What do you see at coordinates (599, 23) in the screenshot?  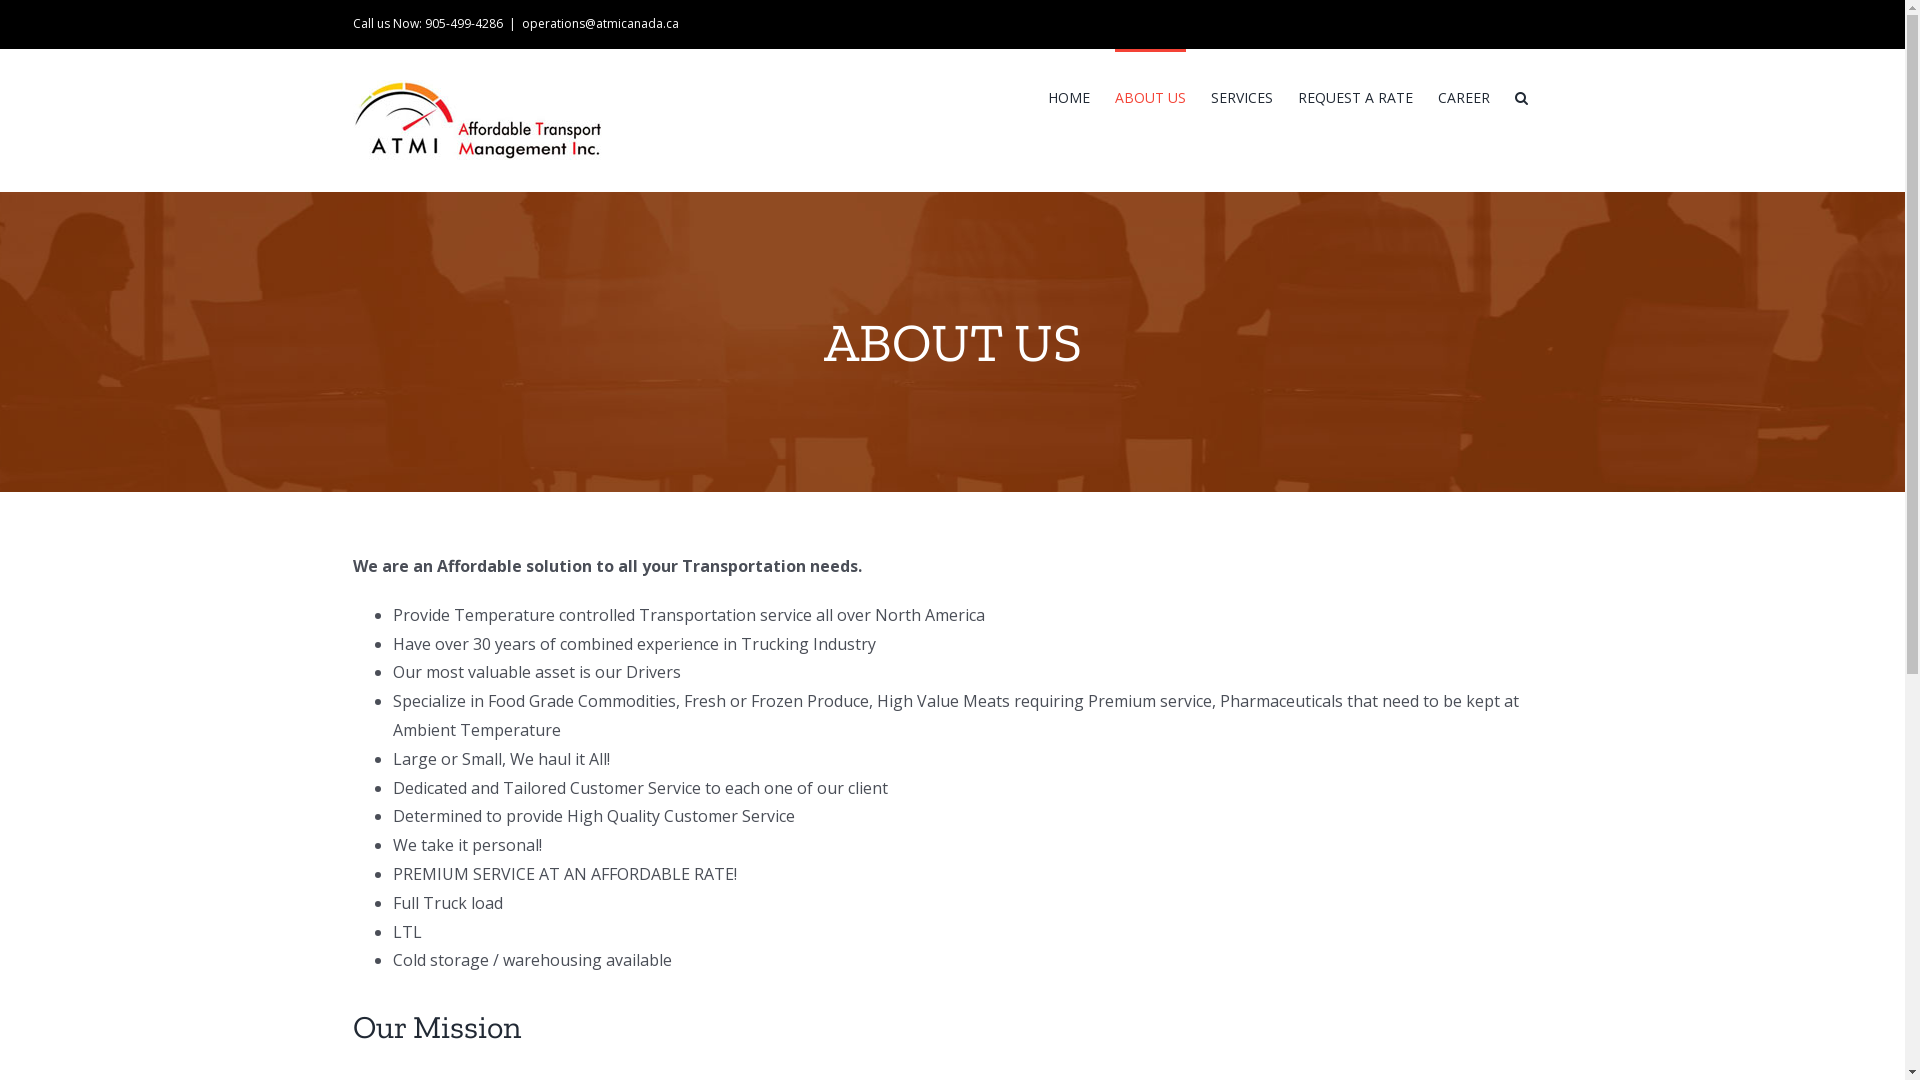 I see `'operations@atmicanada.ca'` at bounding box center [599, 23].